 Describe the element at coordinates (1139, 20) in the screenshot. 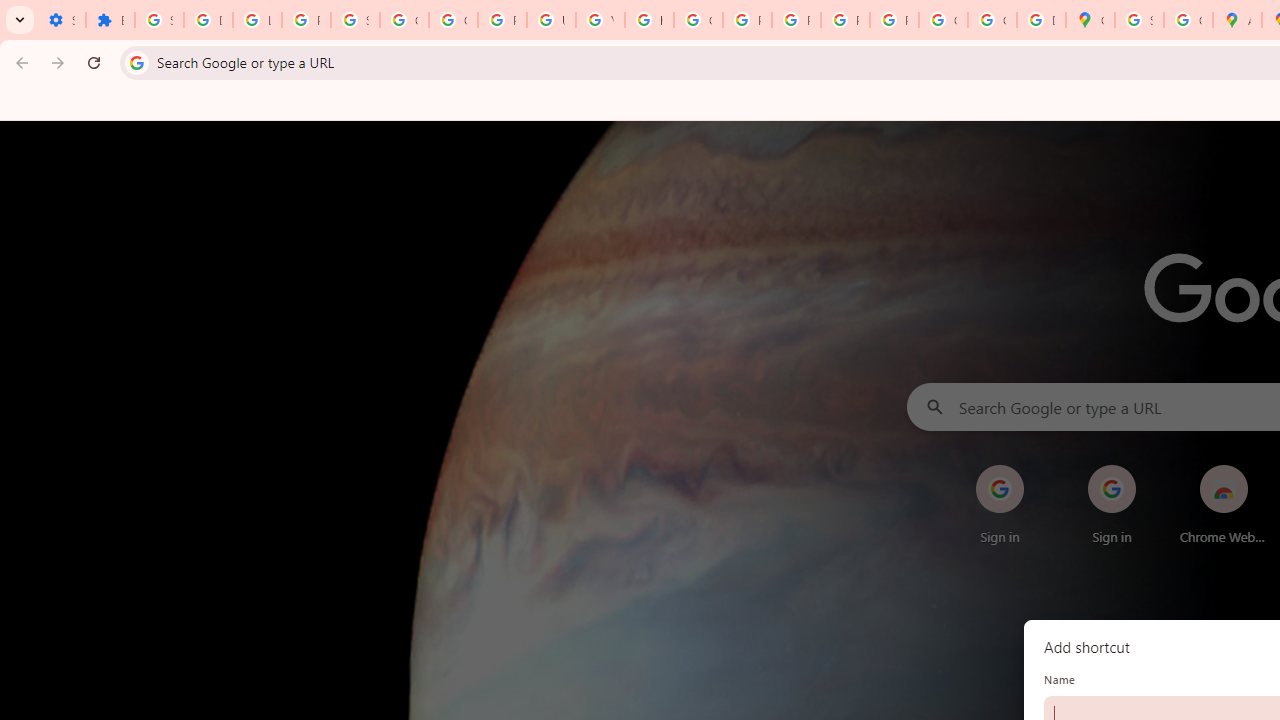

I see `'Sign in - Google Accounts'` at that location.